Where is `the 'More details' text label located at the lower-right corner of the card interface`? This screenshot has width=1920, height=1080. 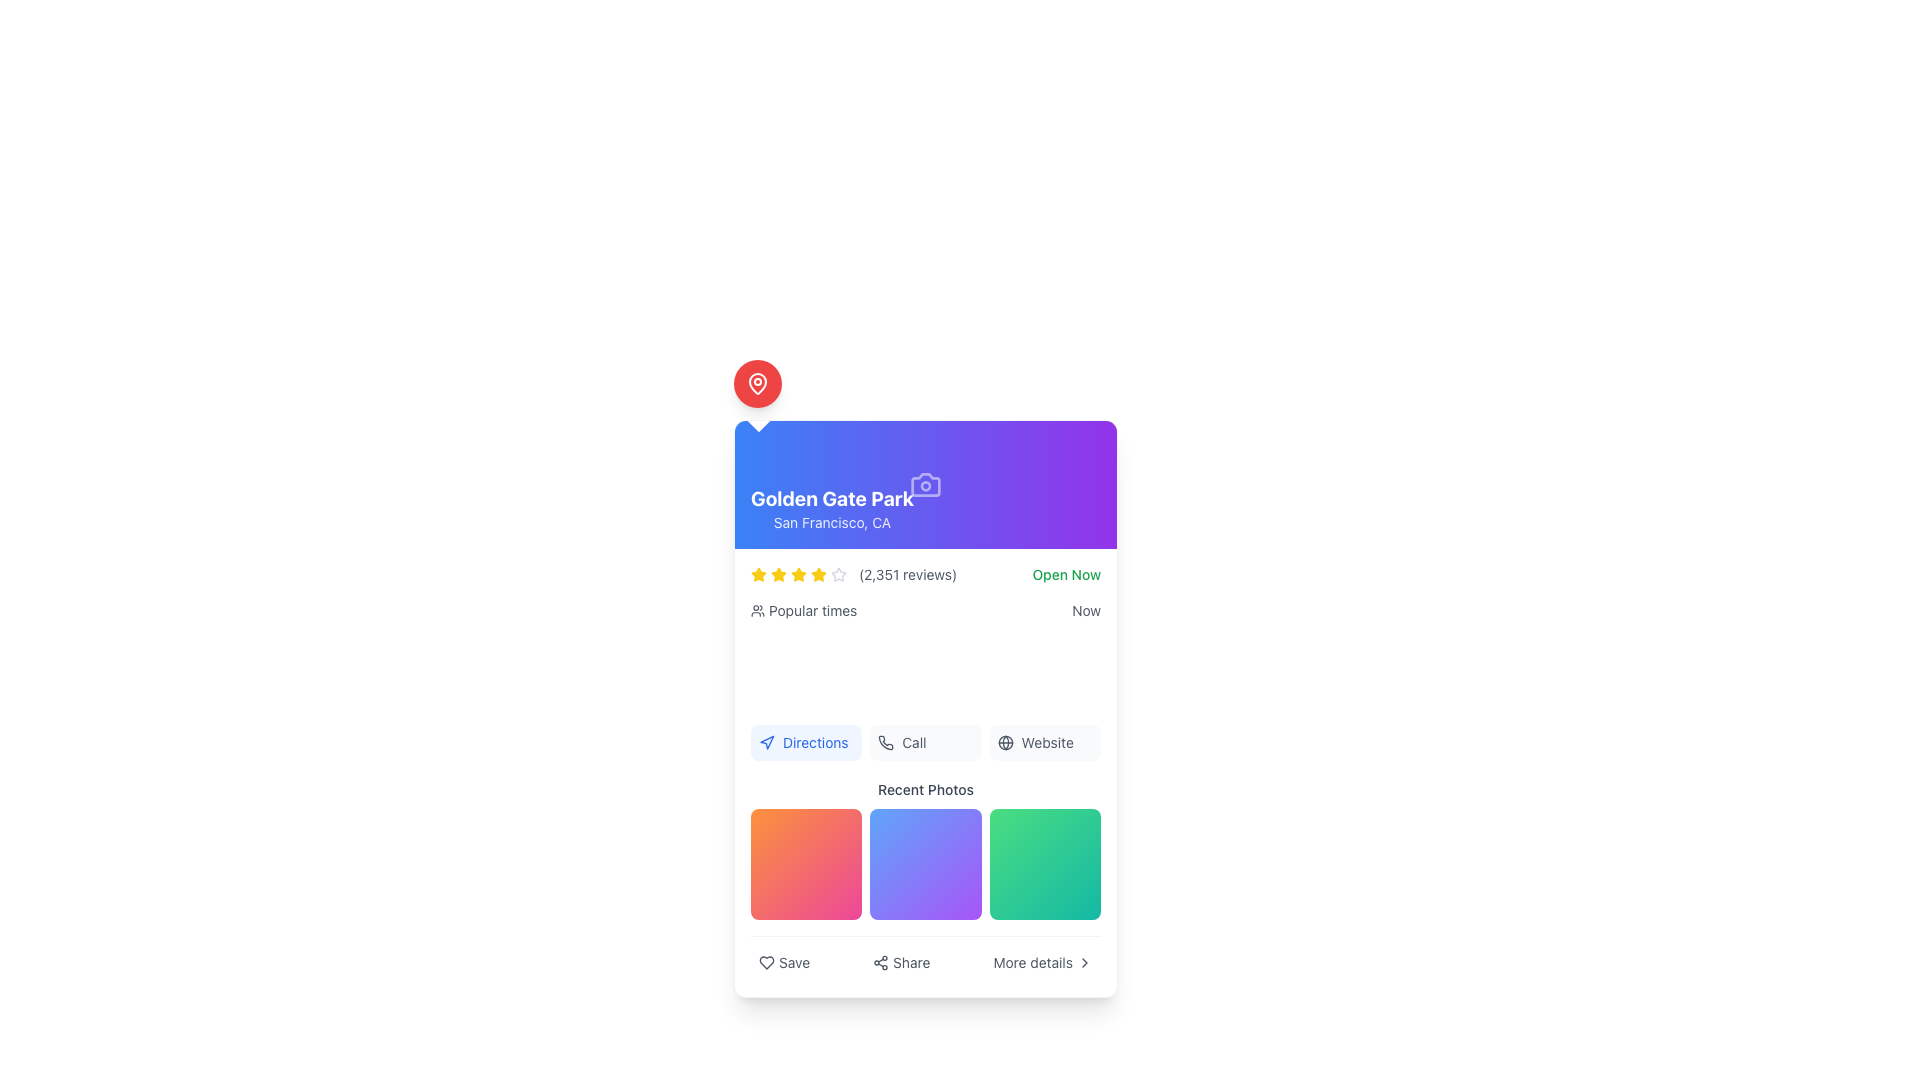 the 'More details' text label located at the lower-right corner of the card interface is located at coordinates (1033, 962).